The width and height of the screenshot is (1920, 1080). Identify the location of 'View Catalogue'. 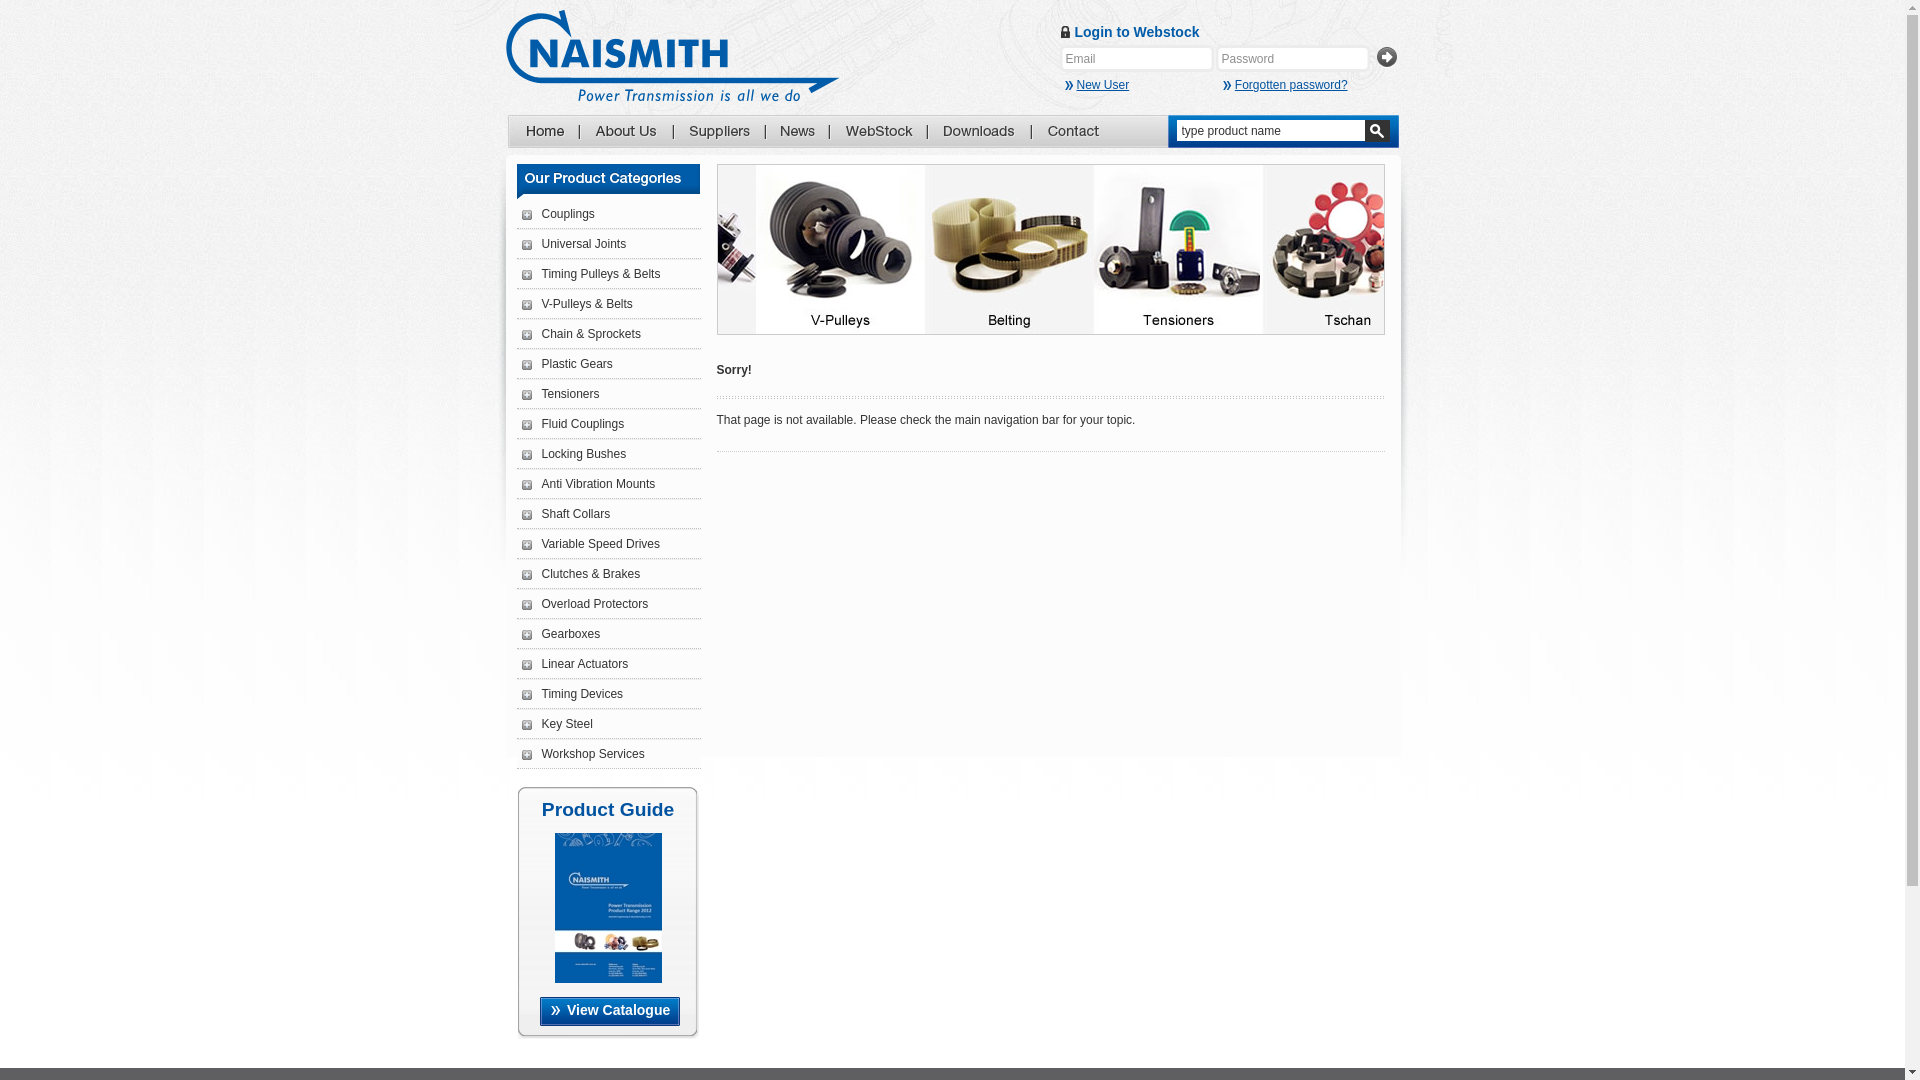
(539, 1011).